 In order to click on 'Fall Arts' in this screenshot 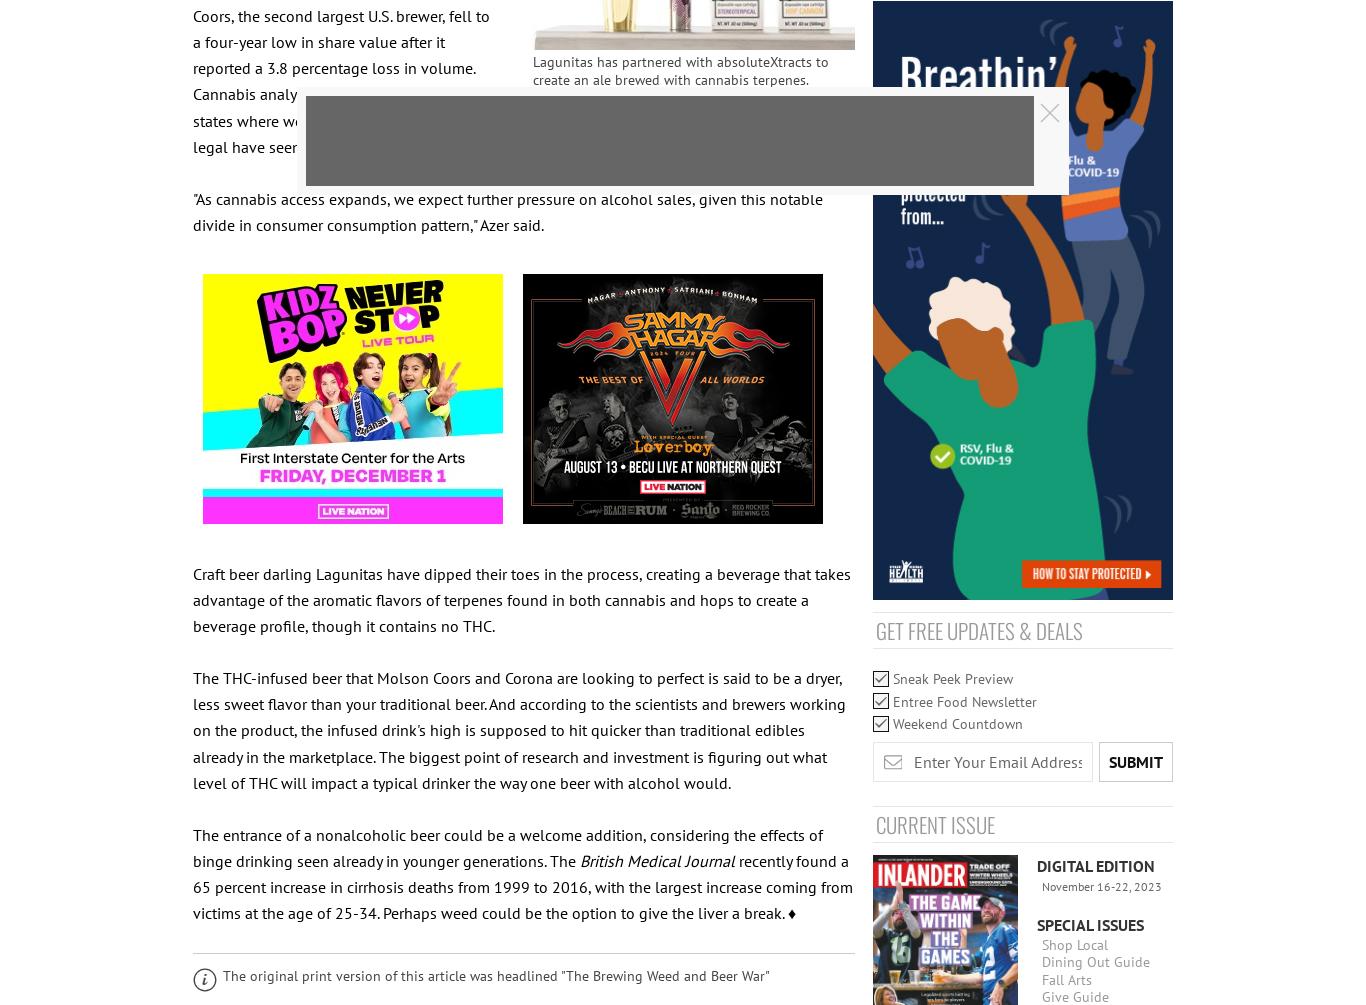, I will do `click(1040, 977)`.